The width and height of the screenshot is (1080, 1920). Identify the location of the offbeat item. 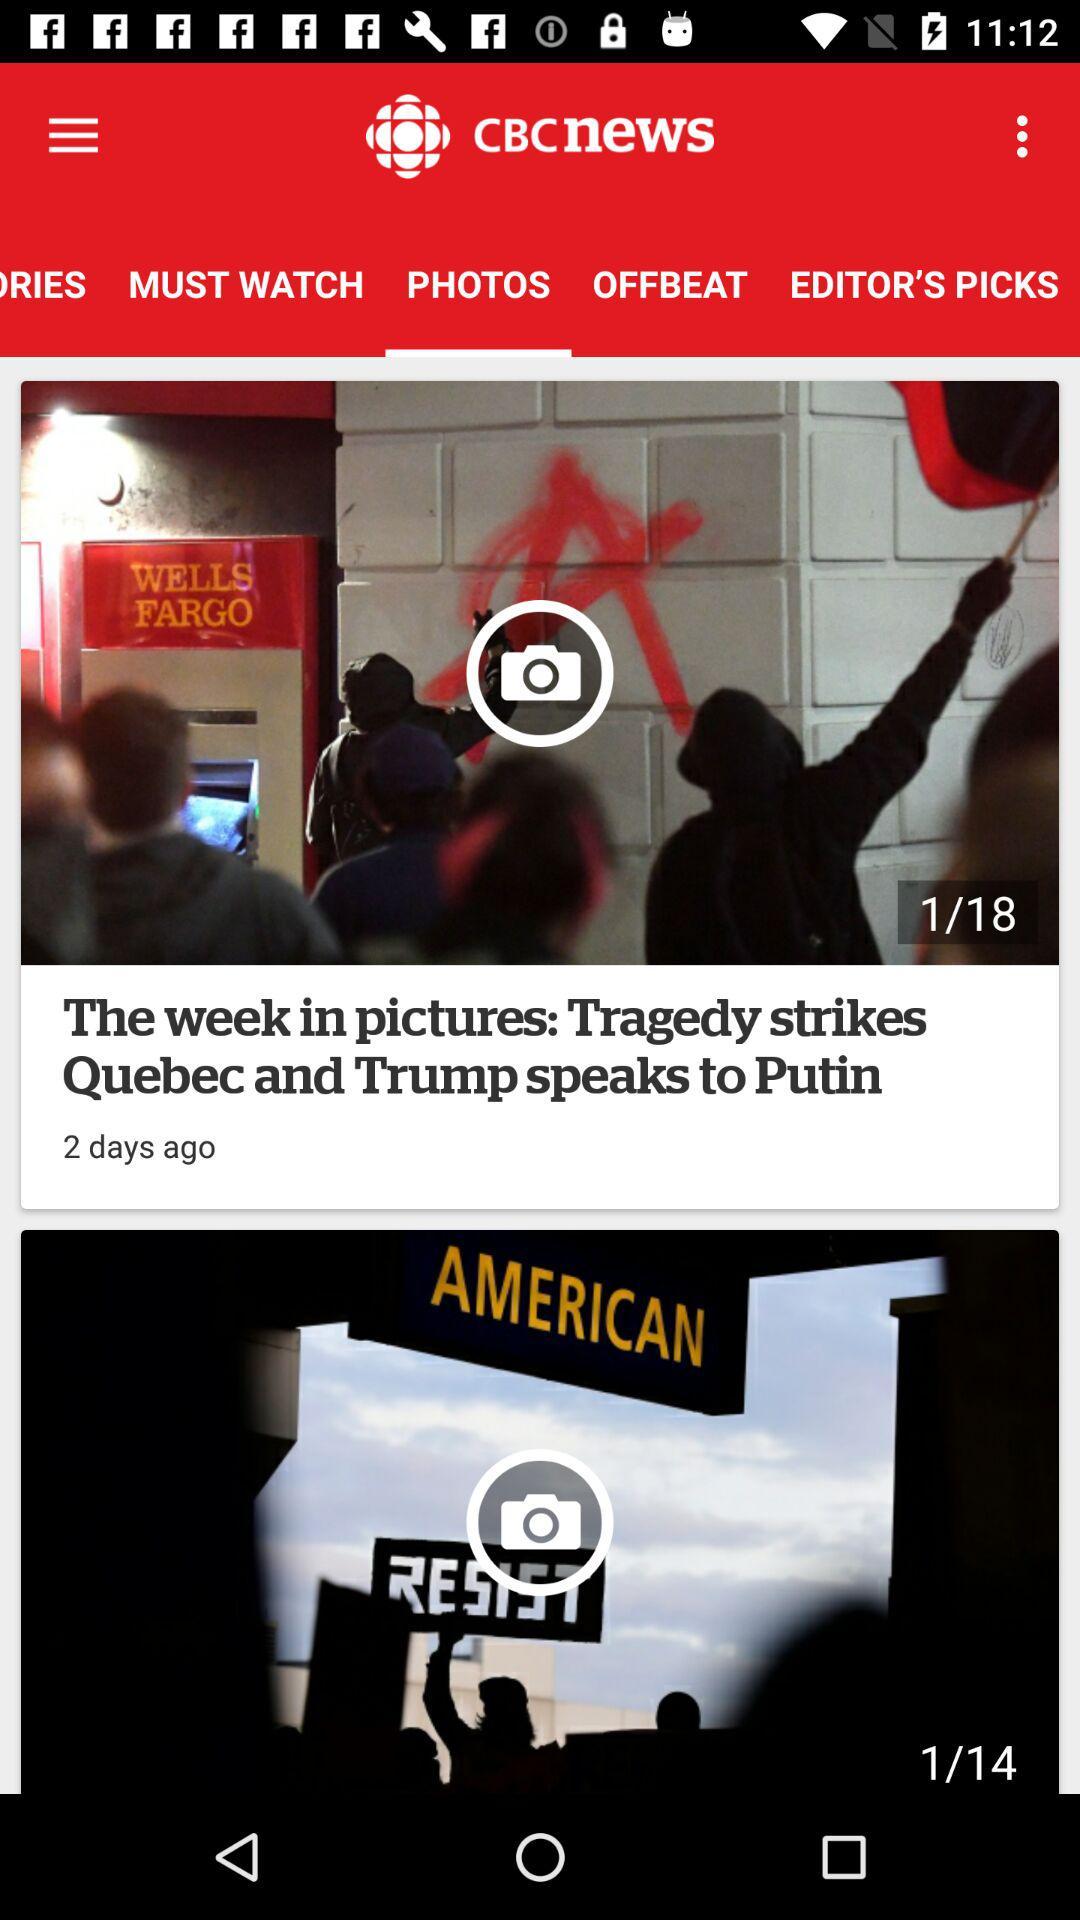
(670, 282).